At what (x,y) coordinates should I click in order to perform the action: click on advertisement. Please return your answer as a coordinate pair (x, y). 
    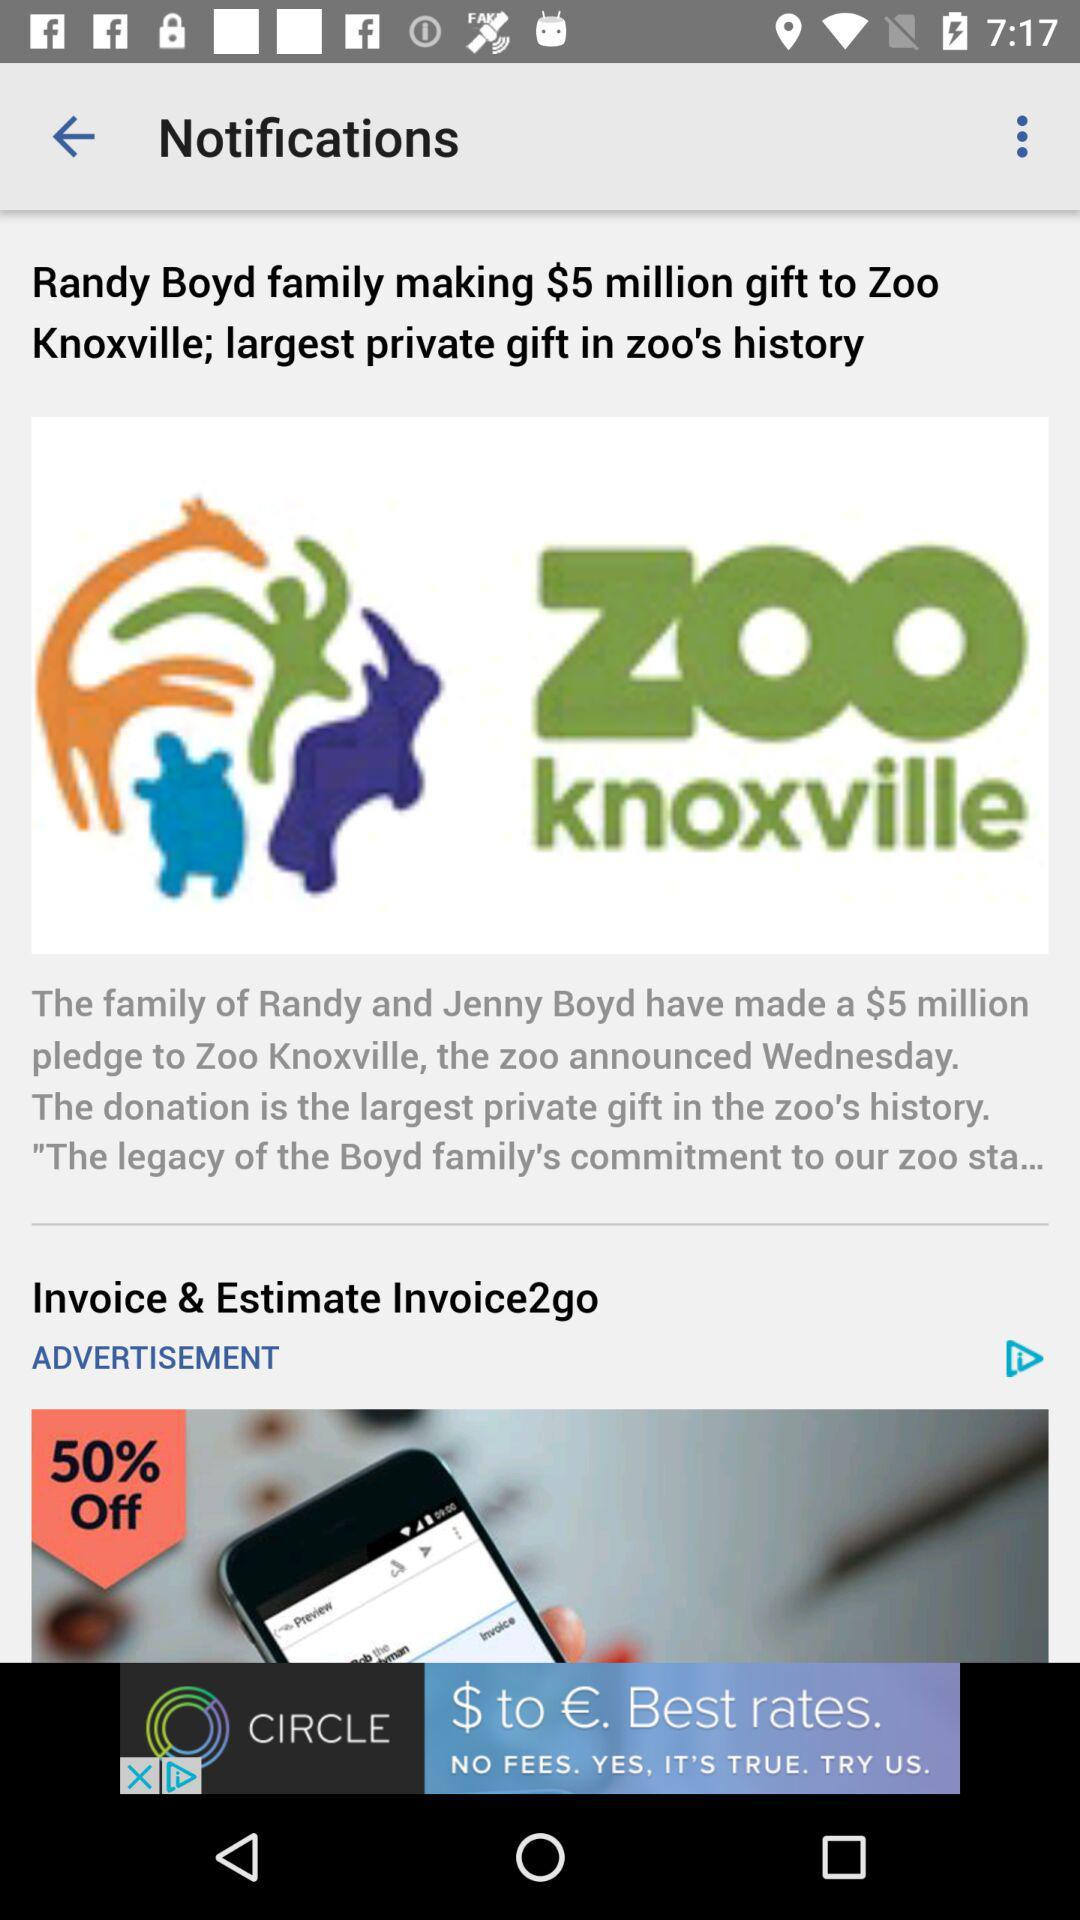
    Looking at the image, I should click on (540, 1535).